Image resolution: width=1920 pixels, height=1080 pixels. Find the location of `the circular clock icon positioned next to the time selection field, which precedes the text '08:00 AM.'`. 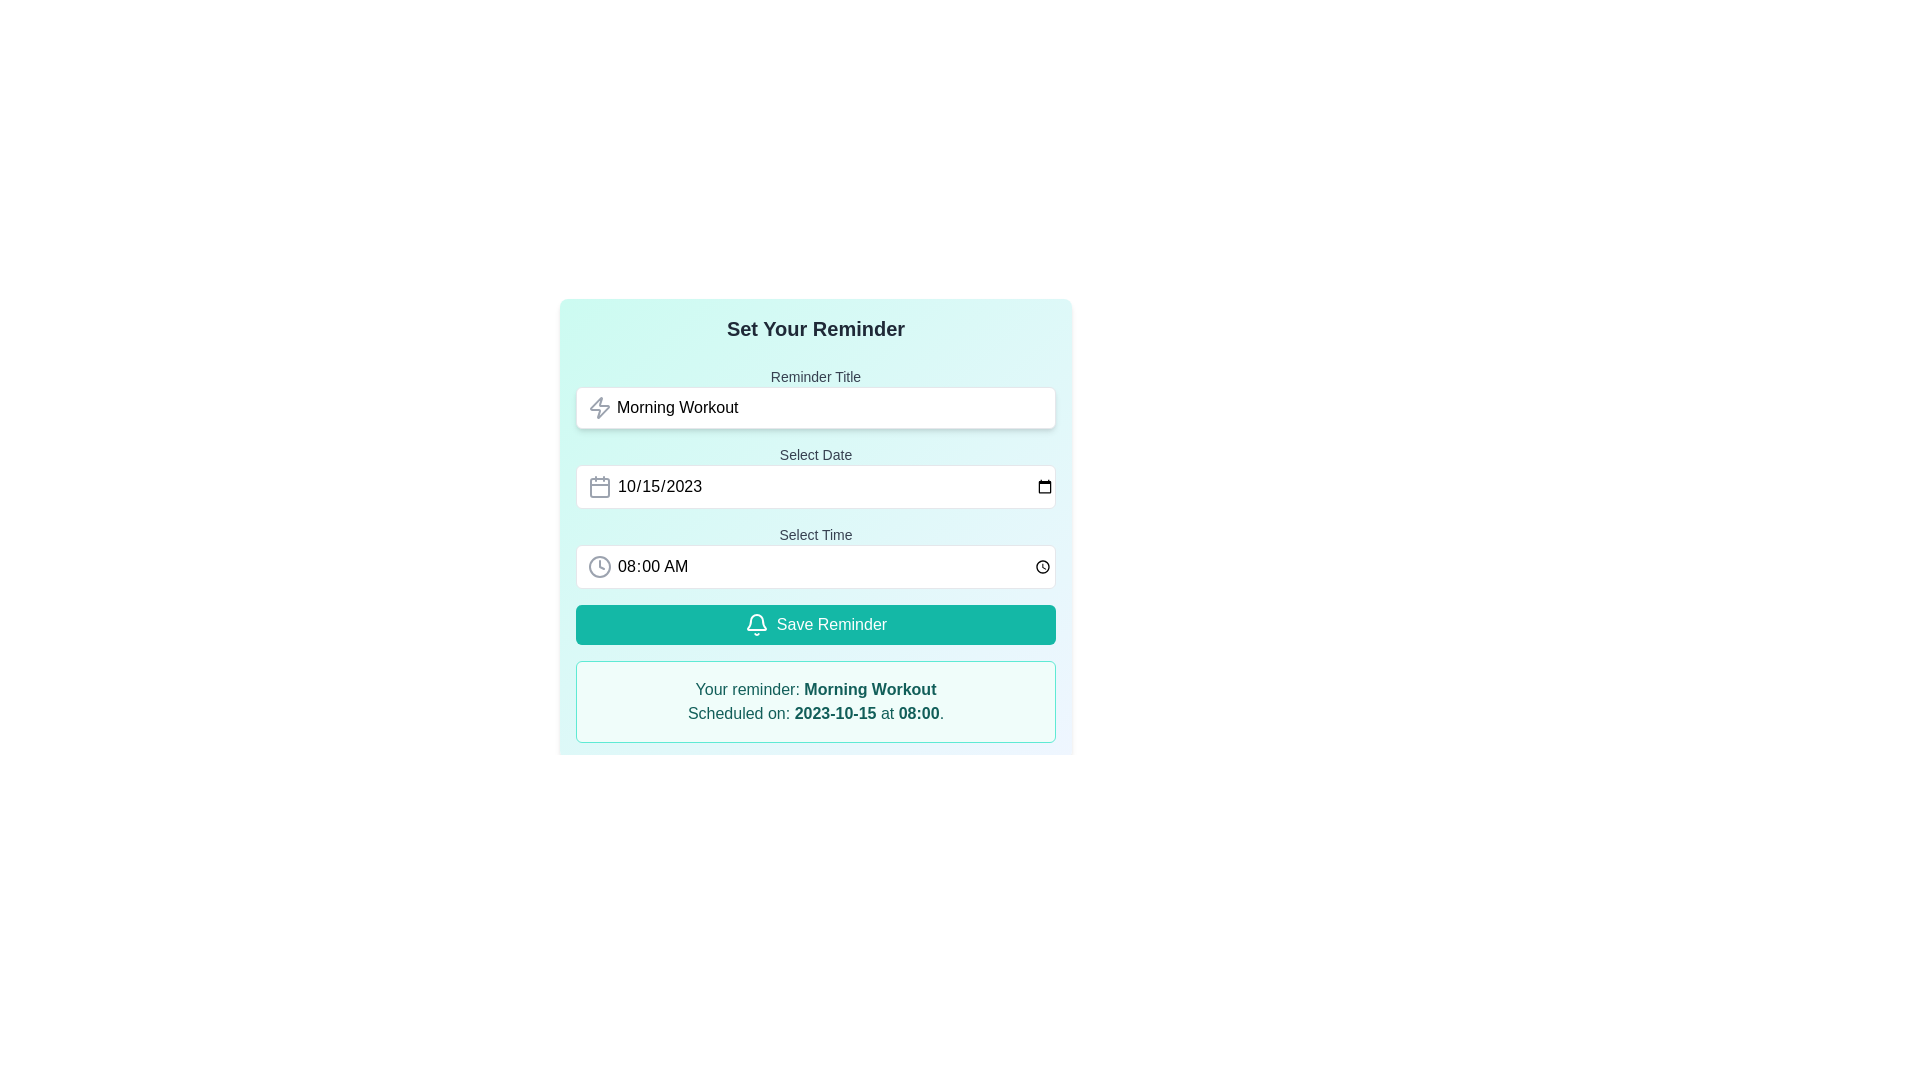

the circular clock icon positioned next to the time selection field, which precedes the text '08:00 AM.' is located at coordinates (599, 567).